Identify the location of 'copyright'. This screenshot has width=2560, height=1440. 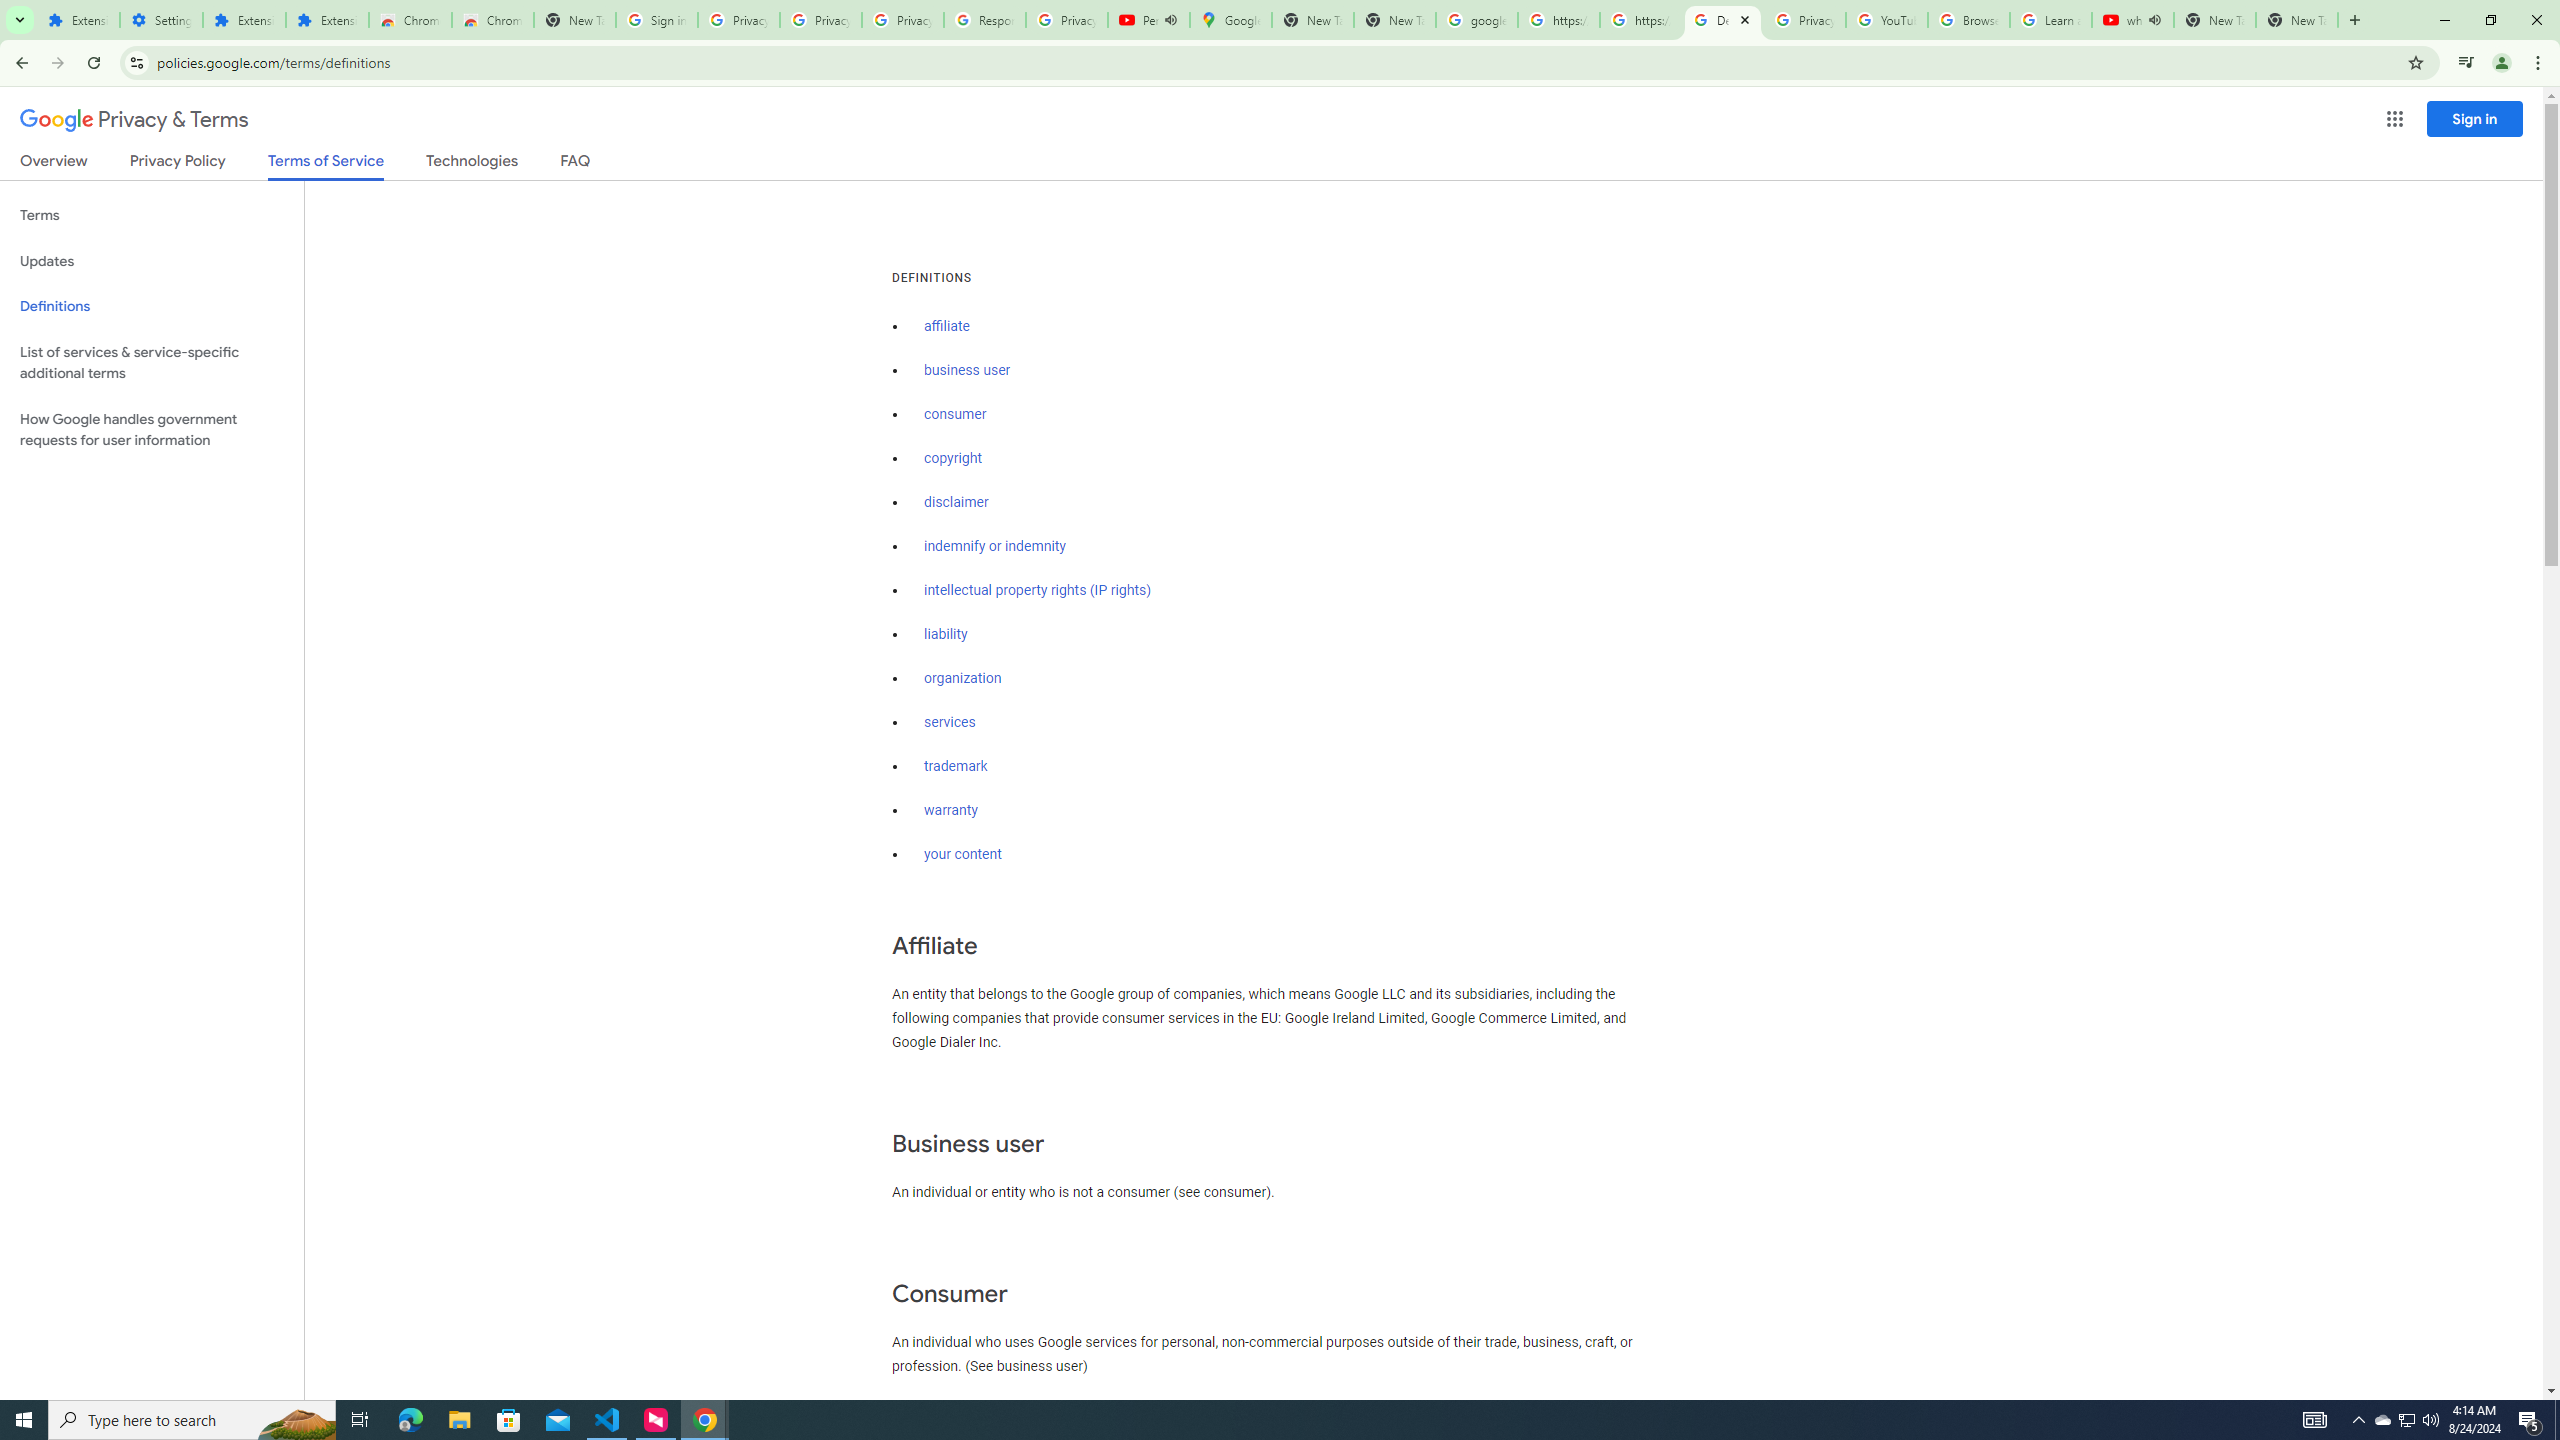
(953, 457).